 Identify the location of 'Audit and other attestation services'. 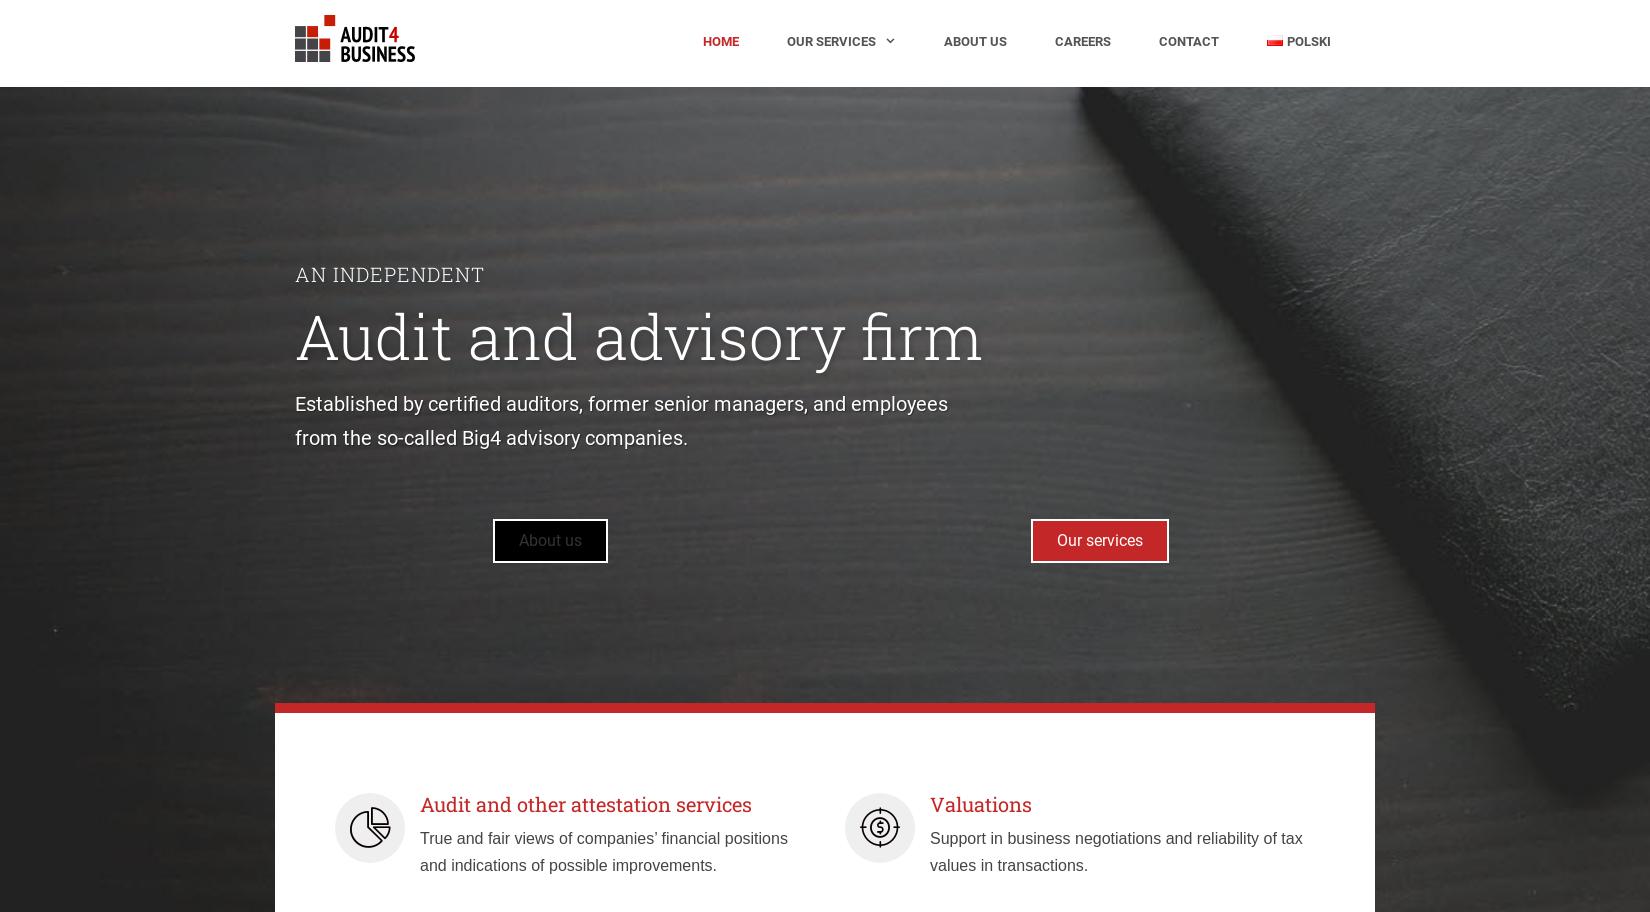
(418, 803).